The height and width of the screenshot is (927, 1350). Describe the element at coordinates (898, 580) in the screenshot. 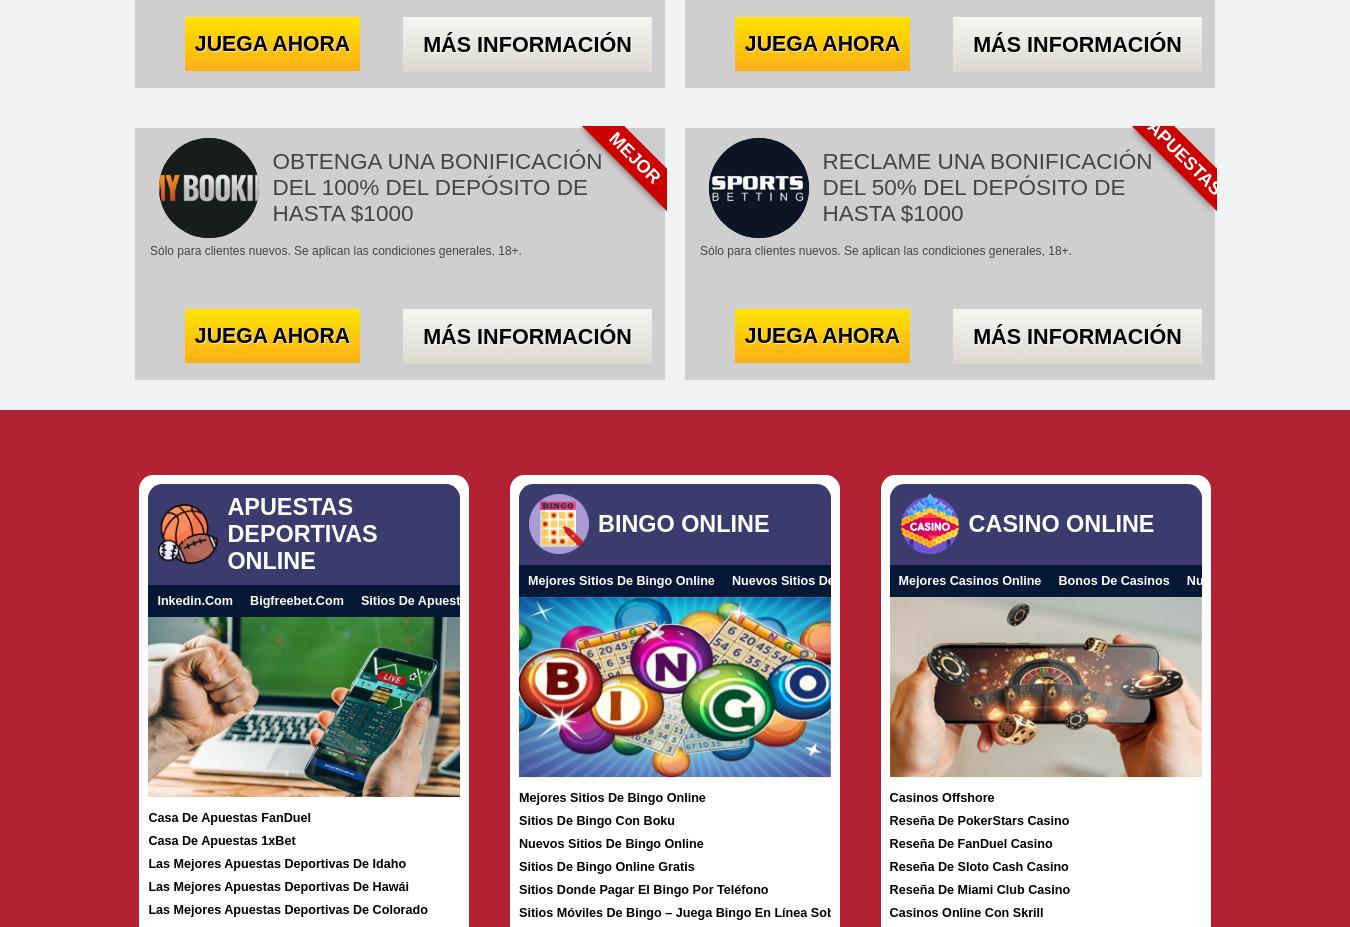

I see `'Mejores Casinos Online'` at that location.